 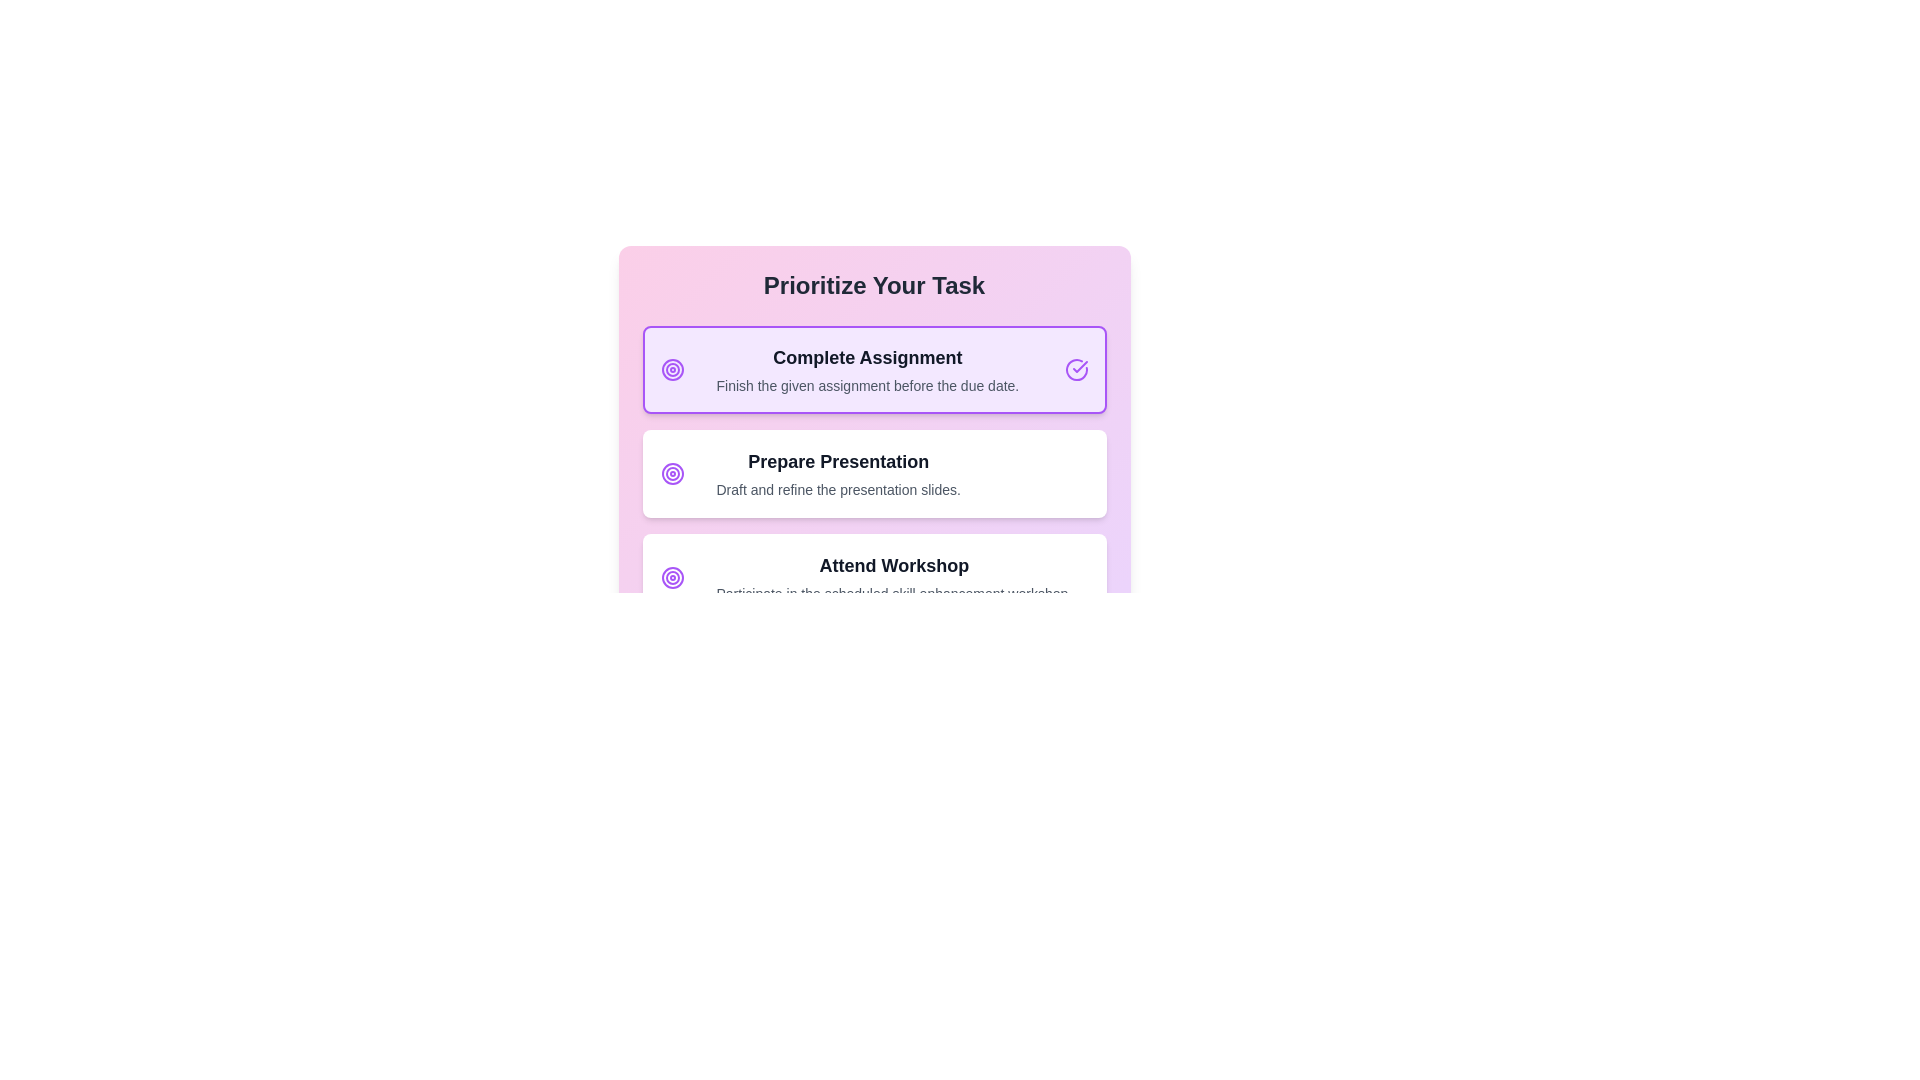 What do you see at coordinates (1079, 366) in the screenshot?
I see `the checkmark-like icon with a bold purple stroke located in the upper-right corner of the 'Complete Assignment' card` at bounding box center [1079, 366].